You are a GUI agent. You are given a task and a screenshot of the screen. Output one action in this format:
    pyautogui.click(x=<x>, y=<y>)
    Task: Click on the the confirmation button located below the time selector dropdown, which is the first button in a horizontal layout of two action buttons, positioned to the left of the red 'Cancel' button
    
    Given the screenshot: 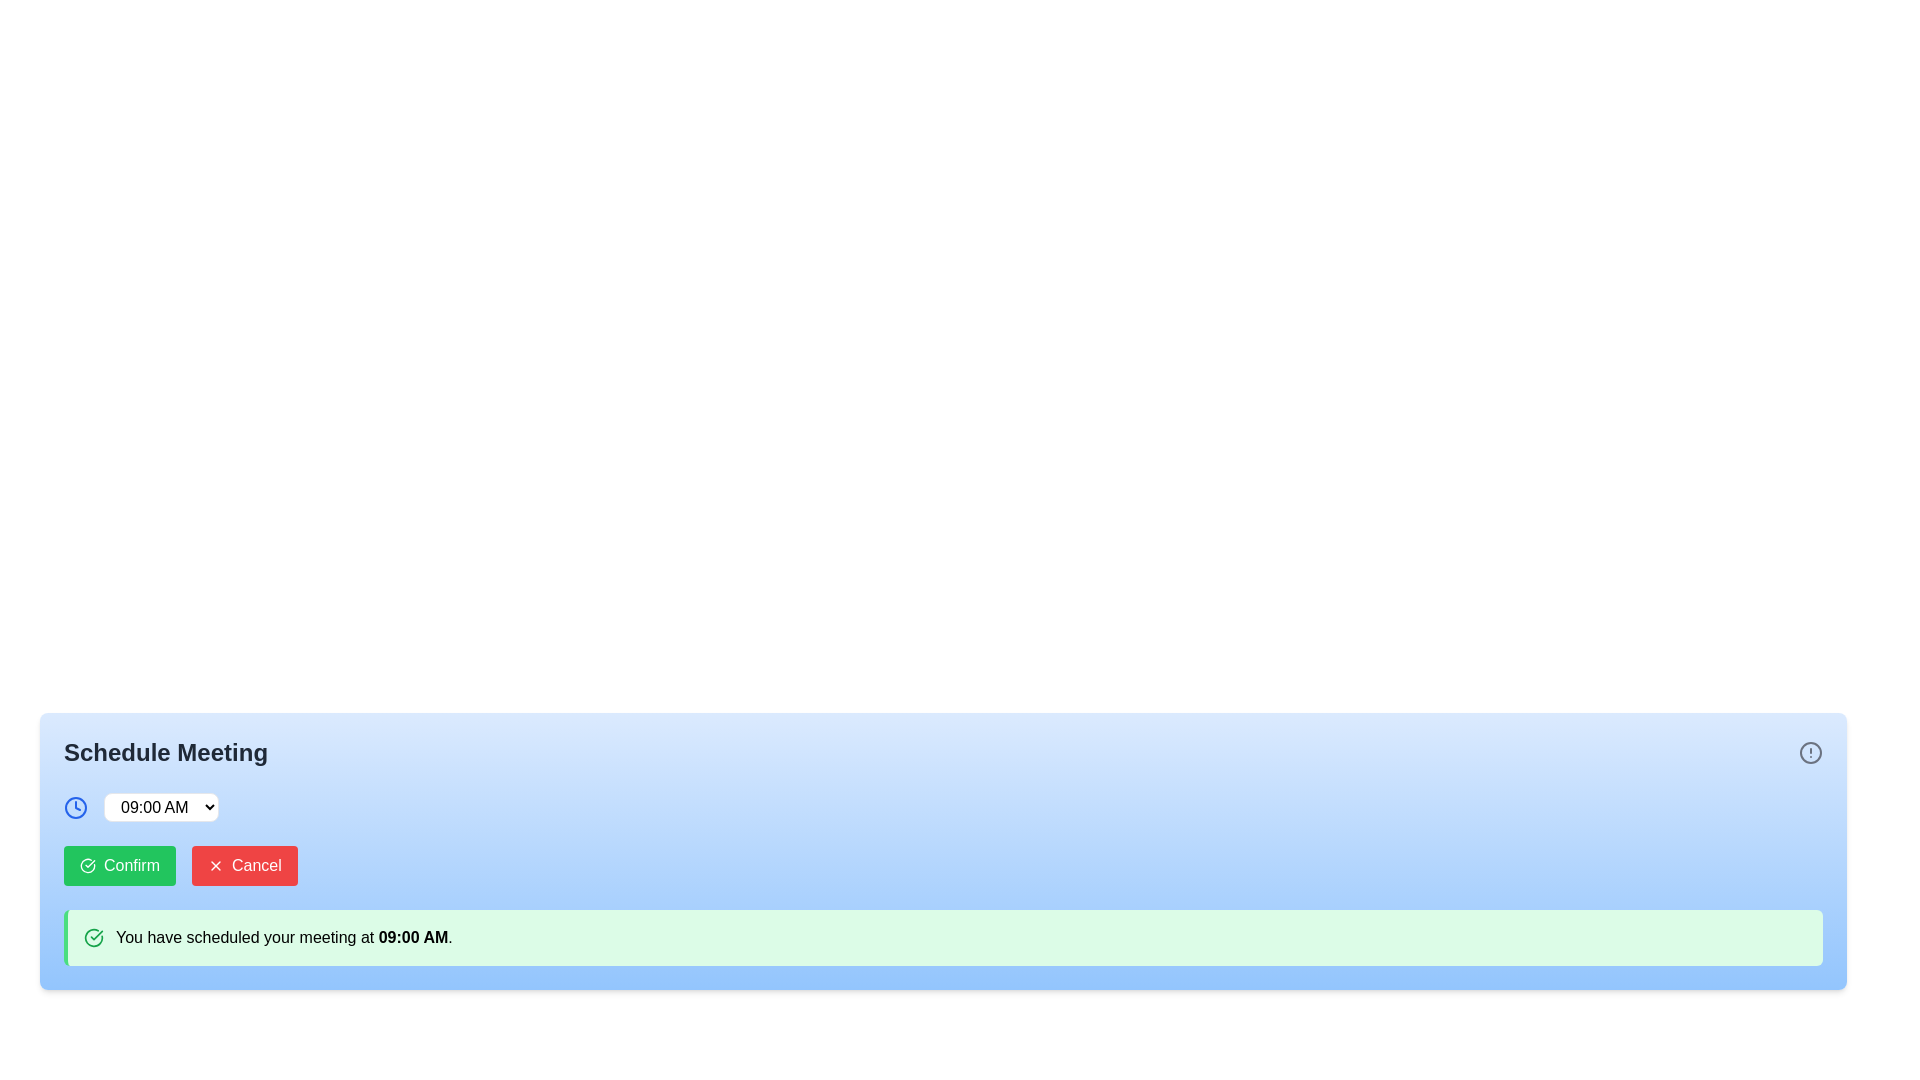 What is the action you would take?
    pyautogui.click(x=119, y=865)
    